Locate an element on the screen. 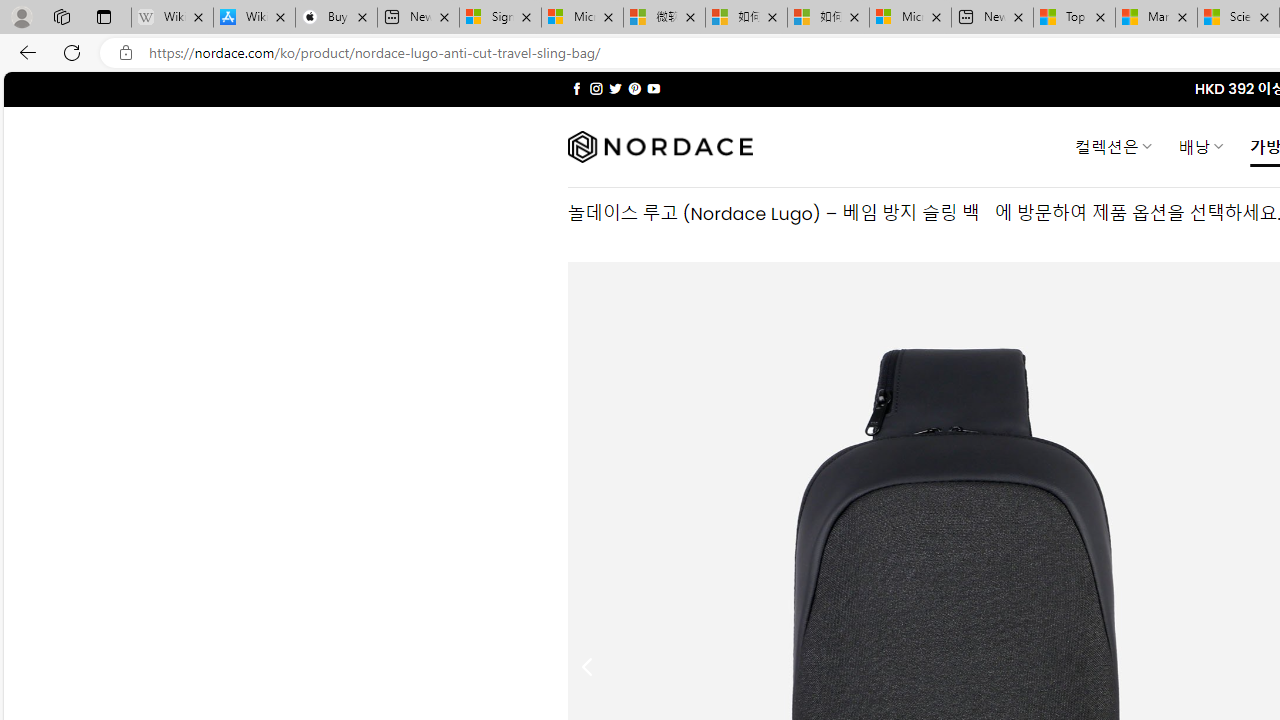  'Top Stories - MSN' is located at coordinates (1073, 17).